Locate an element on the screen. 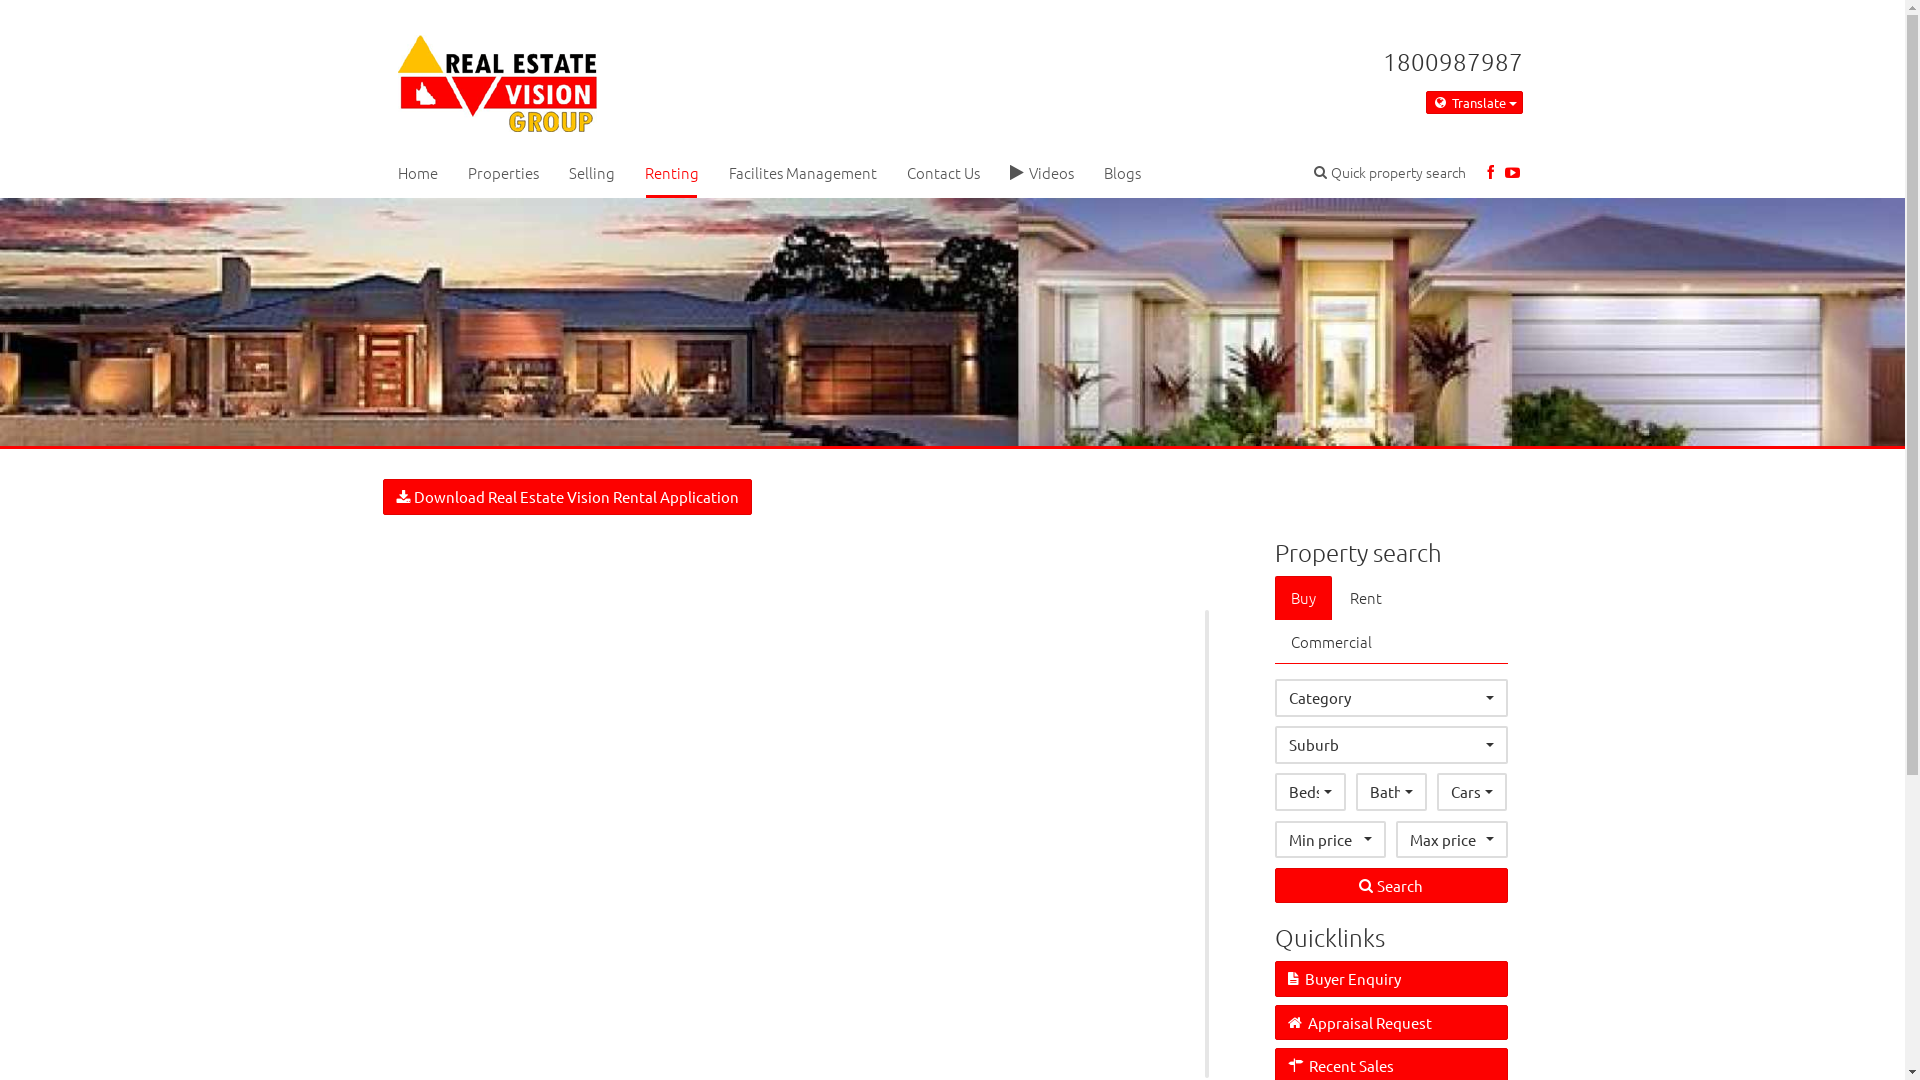 This screenshot has width=1920, height=1080. 'Baths is located at coordinates (1390, 790).